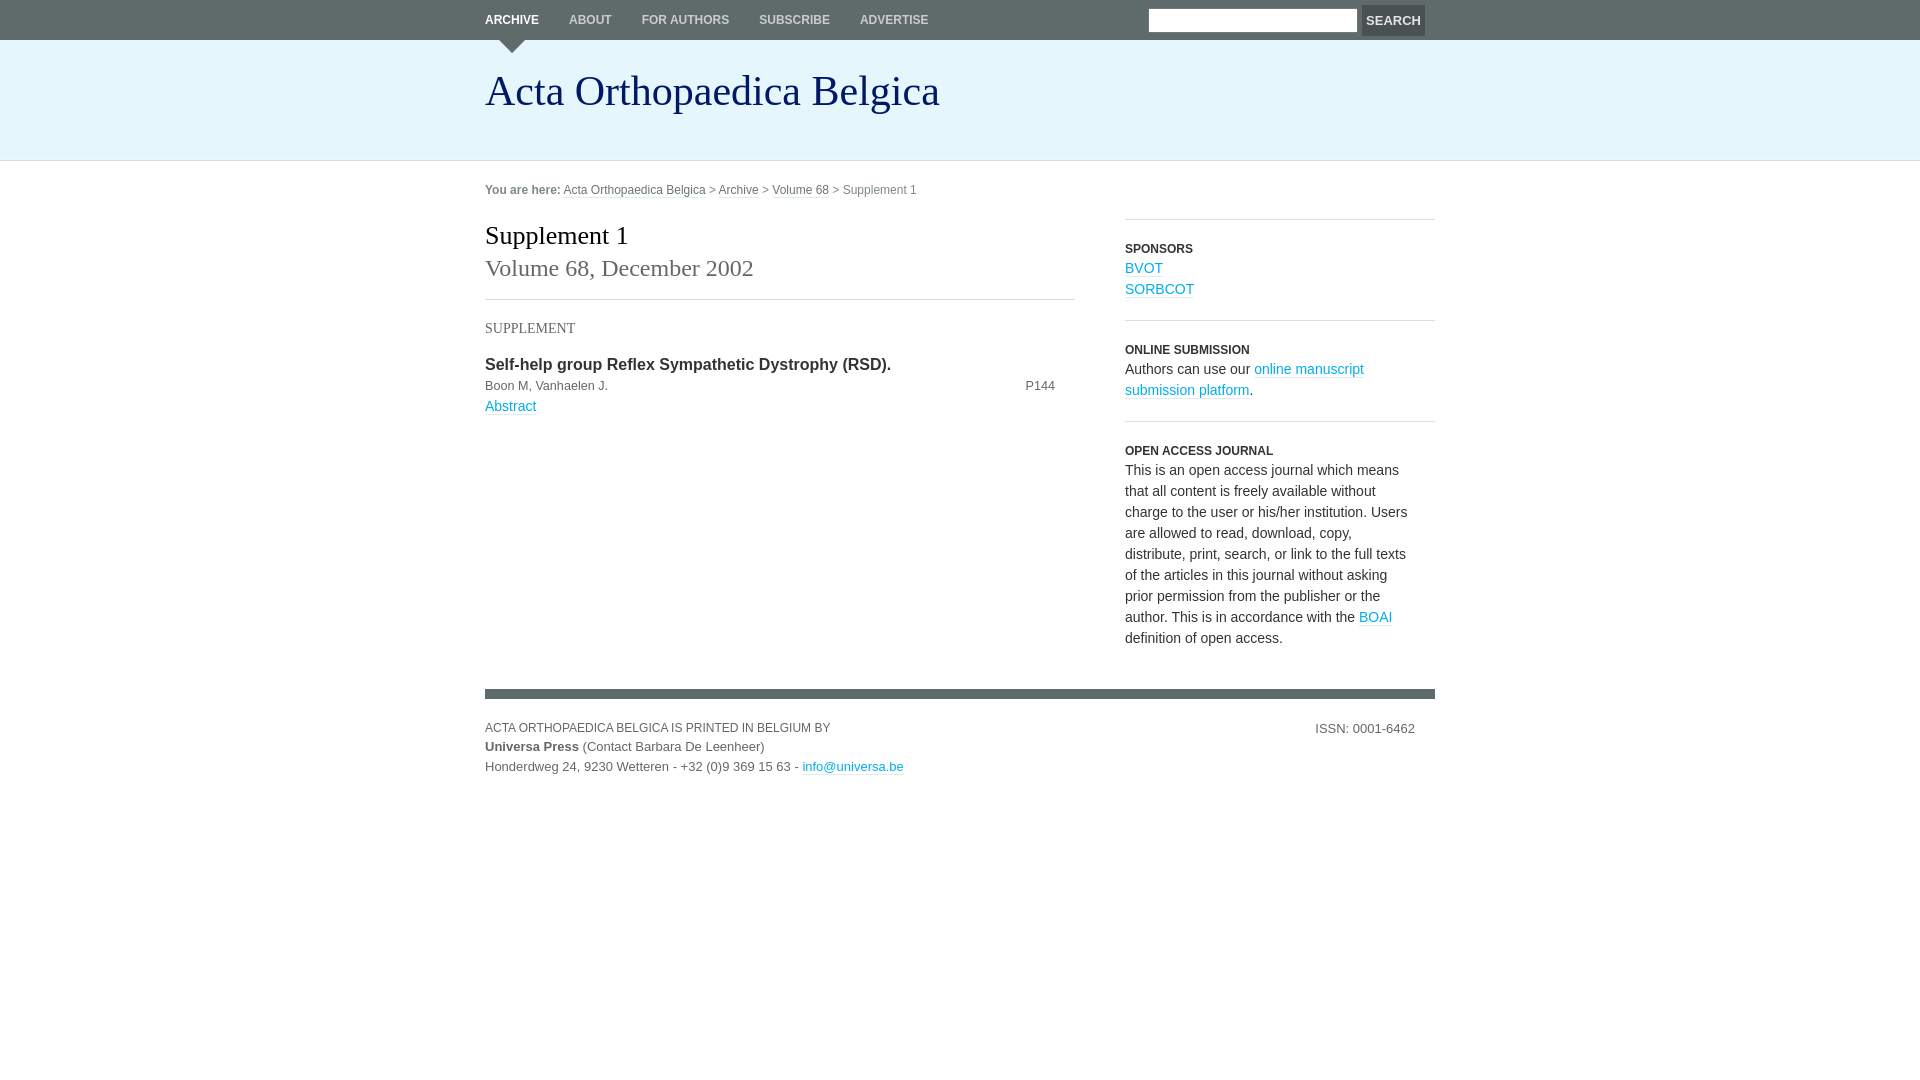 This screenshot has height=1080, width=1920. Describe the element at coordinates (686, 19) in the screenshot. I see `'FOR AUTHORS'` at that location.